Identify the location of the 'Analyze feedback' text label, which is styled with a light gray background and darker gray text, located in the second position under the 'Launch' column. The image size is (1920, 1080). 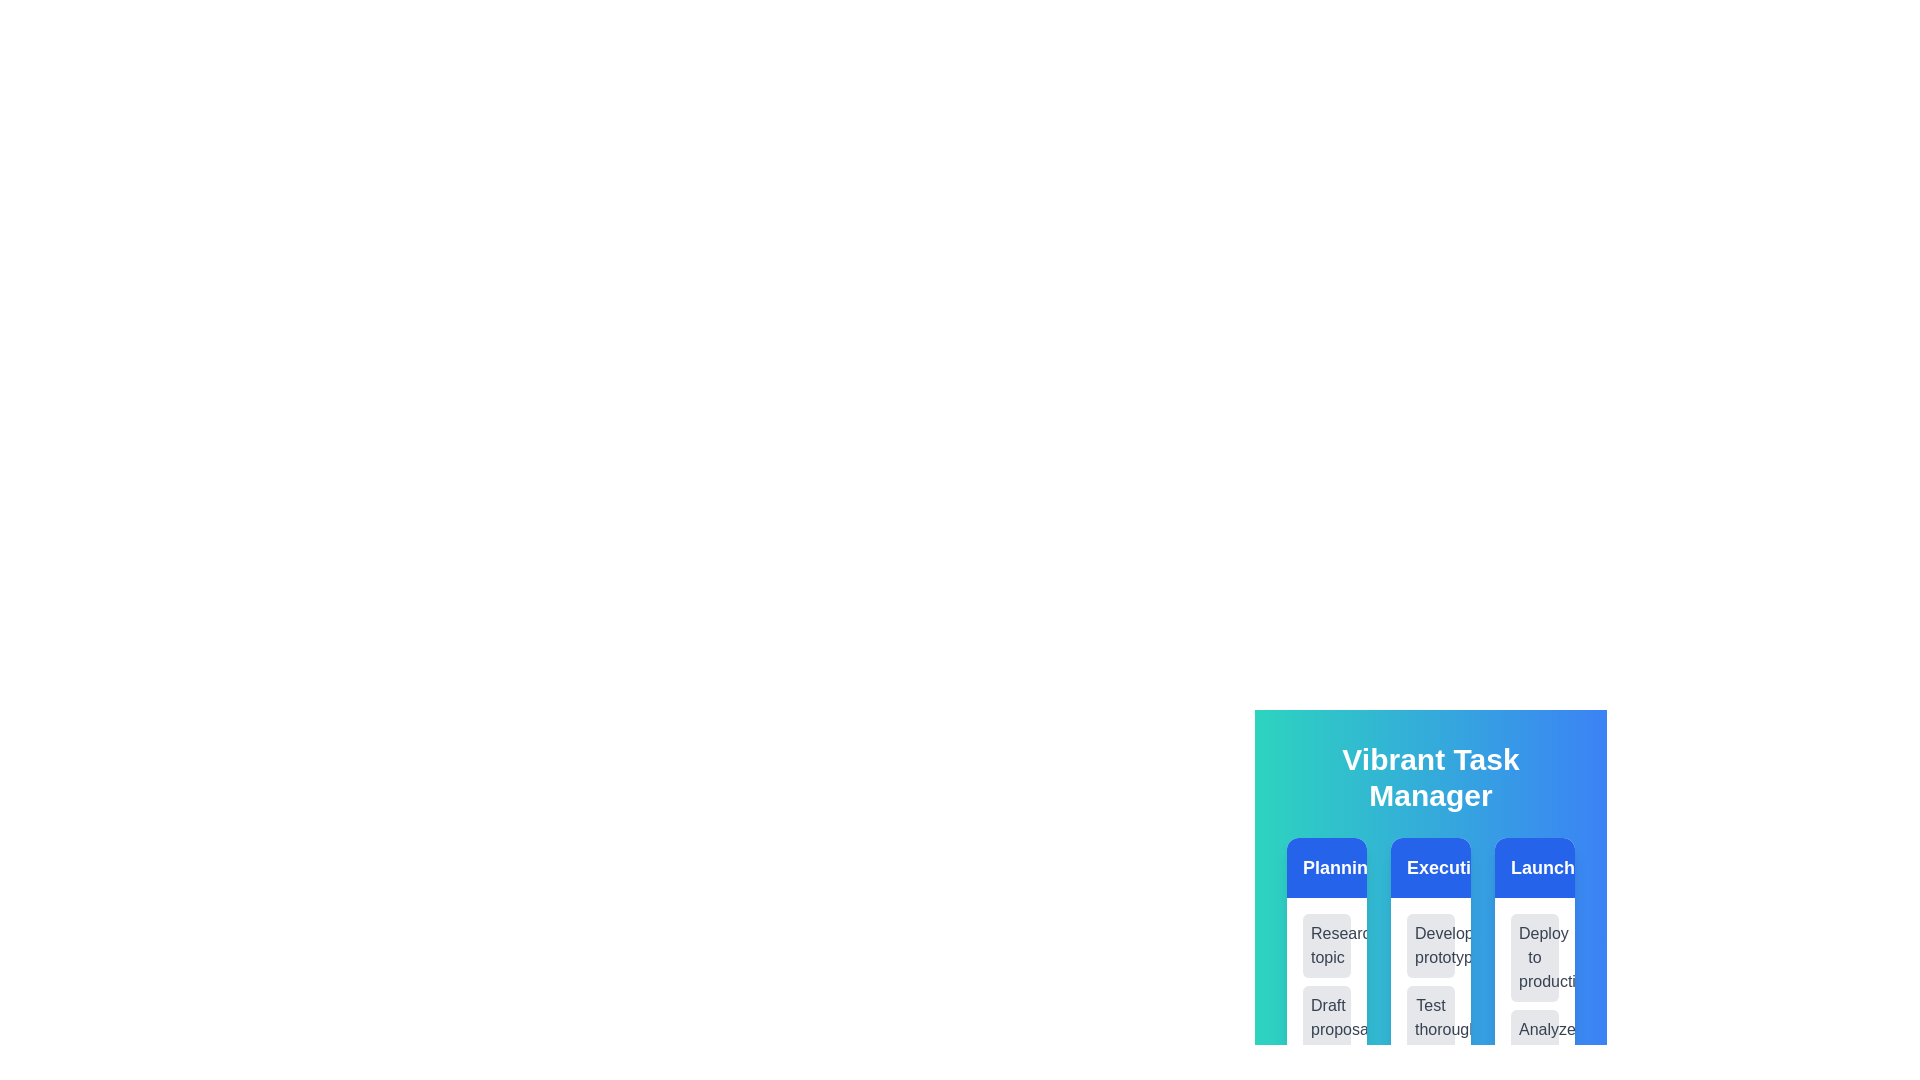
(1534, 1040).